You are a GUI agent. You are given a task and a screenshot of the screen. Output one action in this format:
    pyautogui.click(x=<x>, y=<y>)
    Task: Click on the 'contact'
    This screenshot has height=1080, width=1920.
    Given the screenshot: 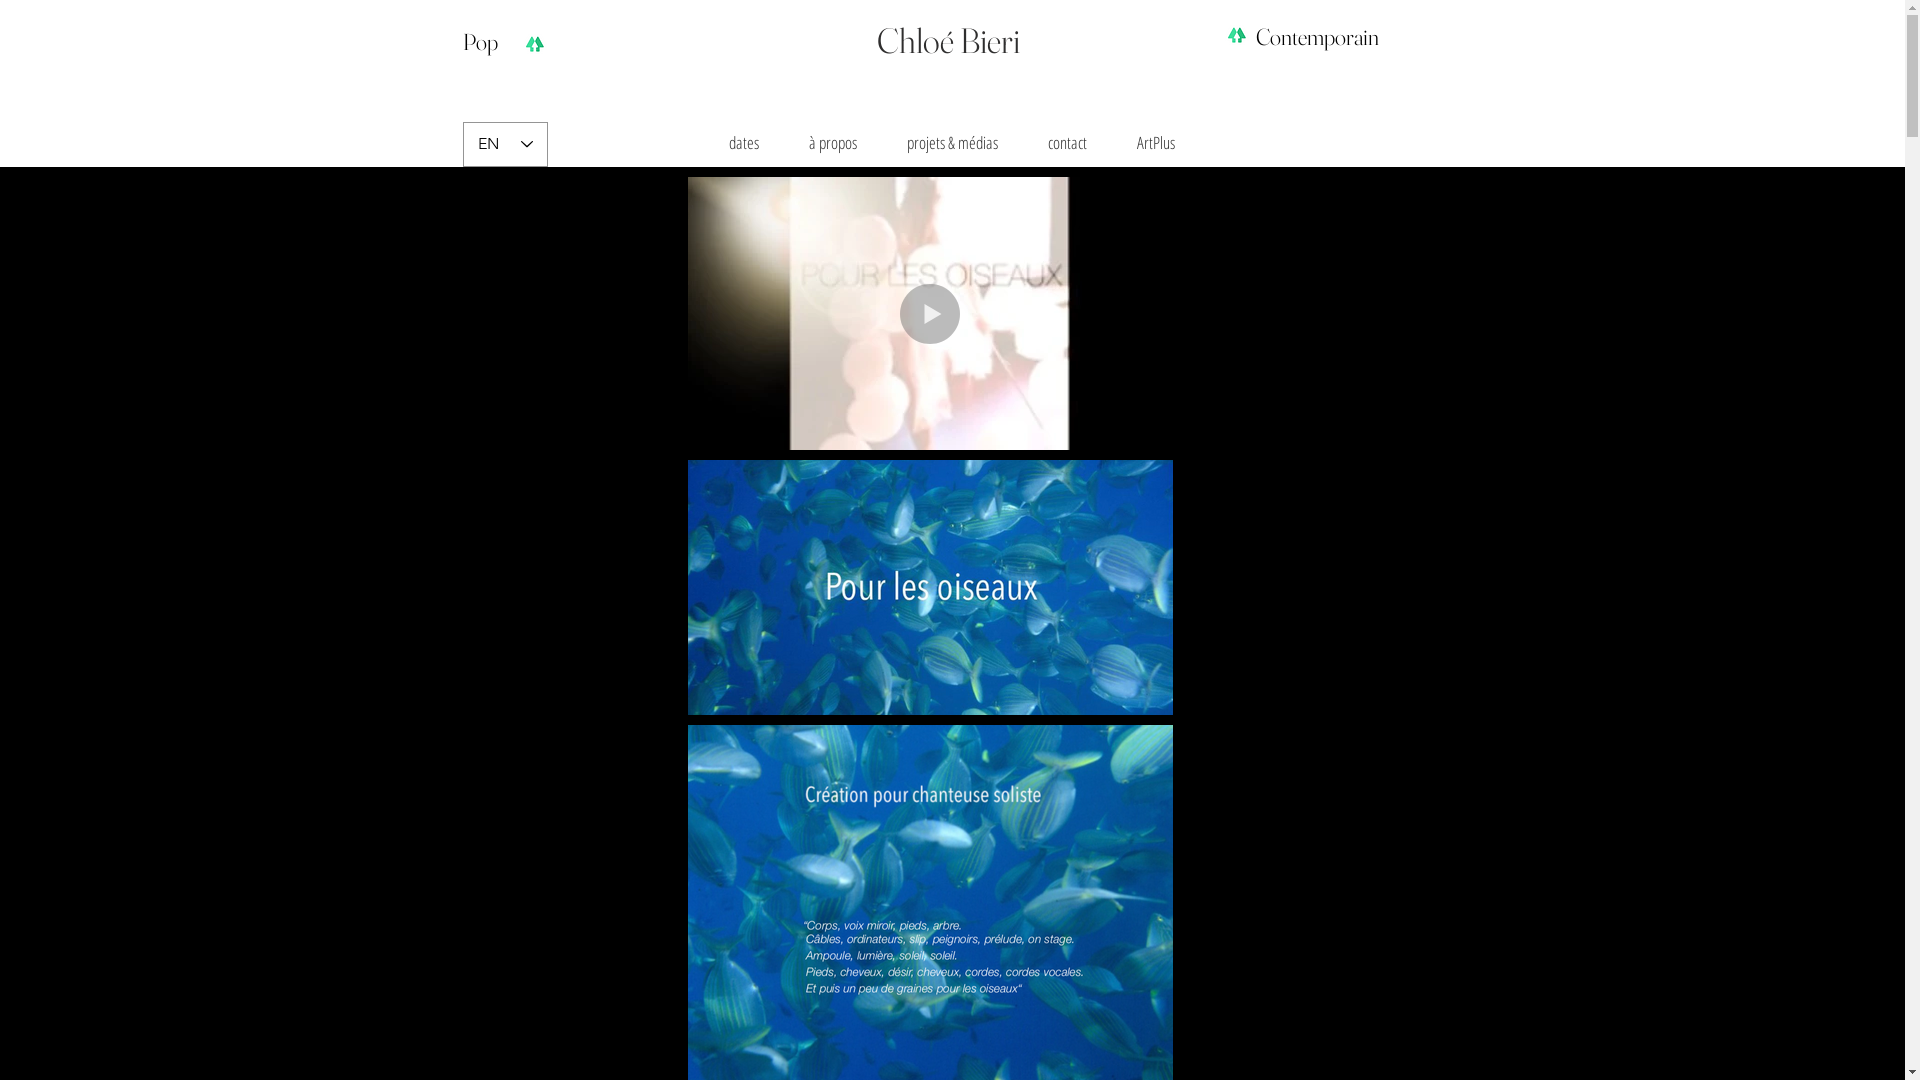 What is the action you would take?
    pyautogui.click(x=1065, y=141)
    